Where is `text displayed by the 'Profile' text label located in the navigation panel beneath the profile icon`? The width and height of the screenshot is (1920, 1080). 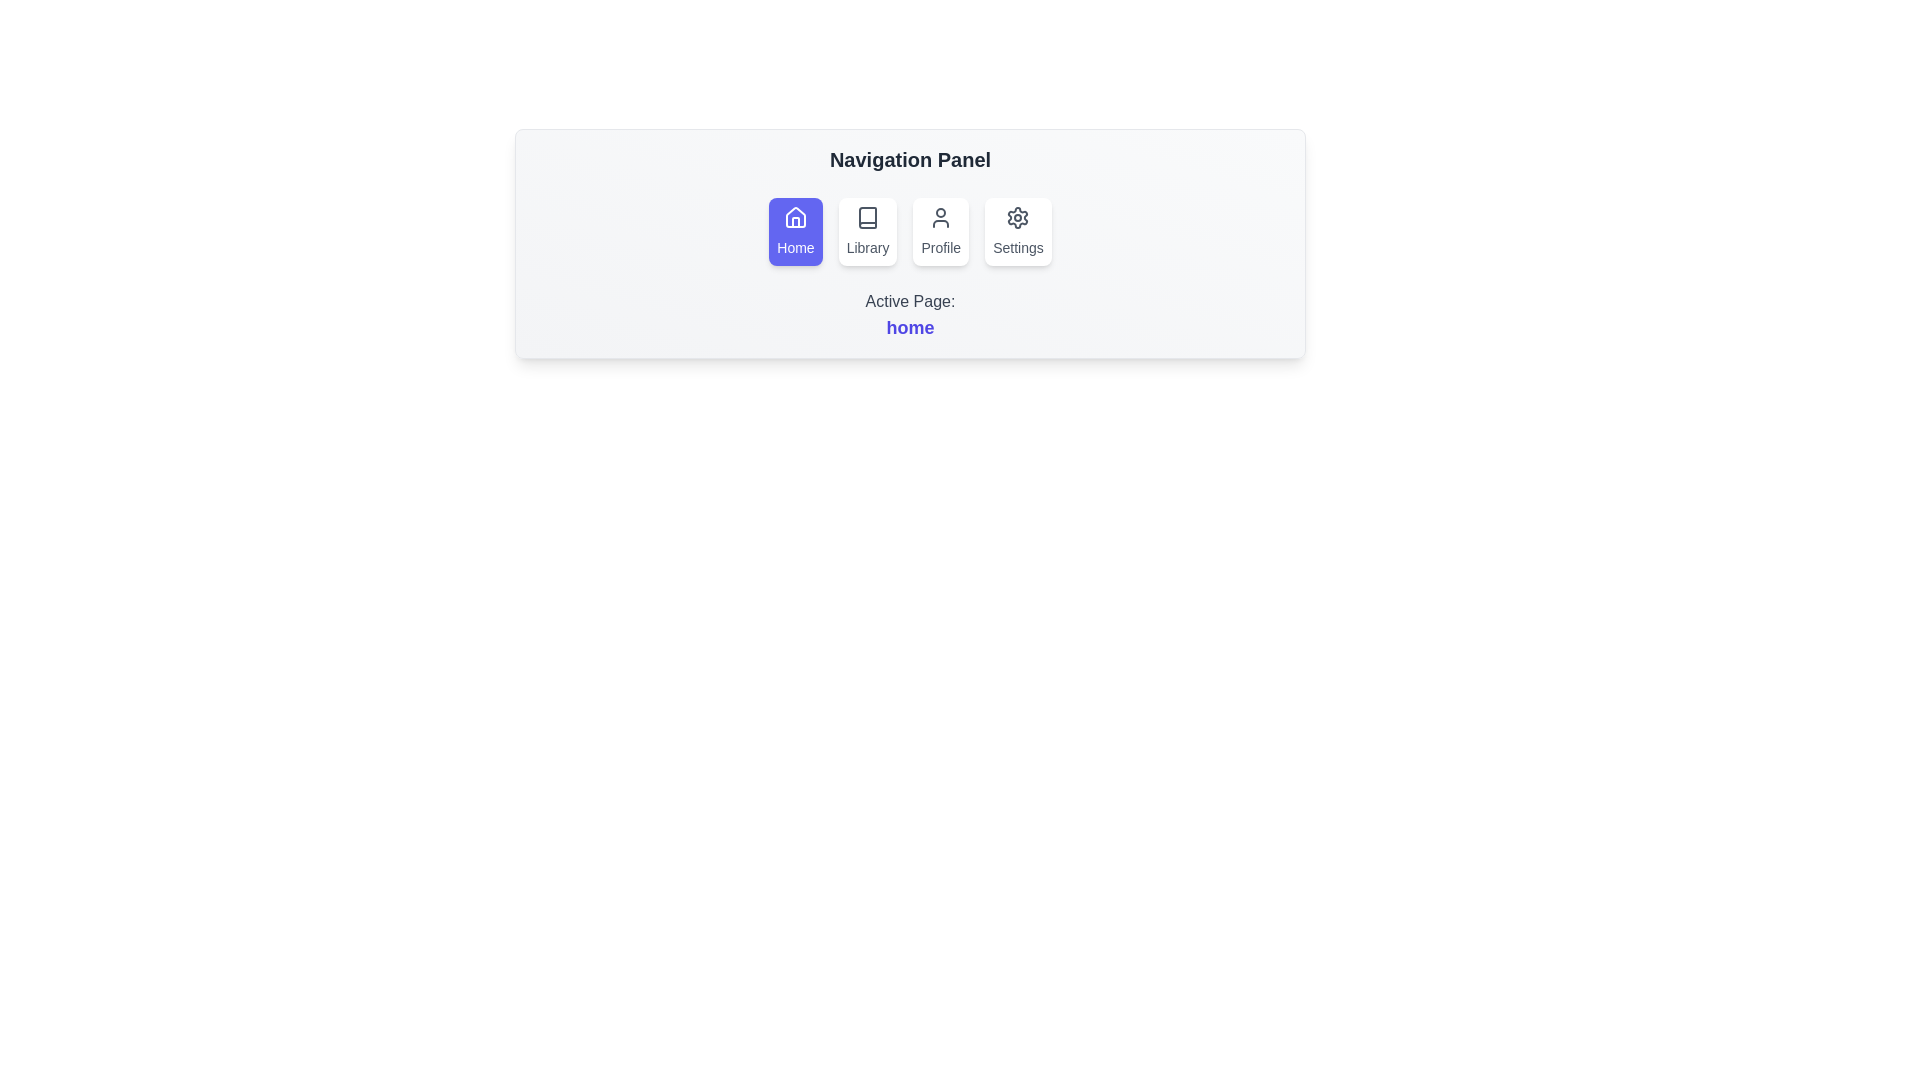
text displayed by the 'Profile' text label located in the navigation panel beneath the profile icon is located at coordinates (940, 246).